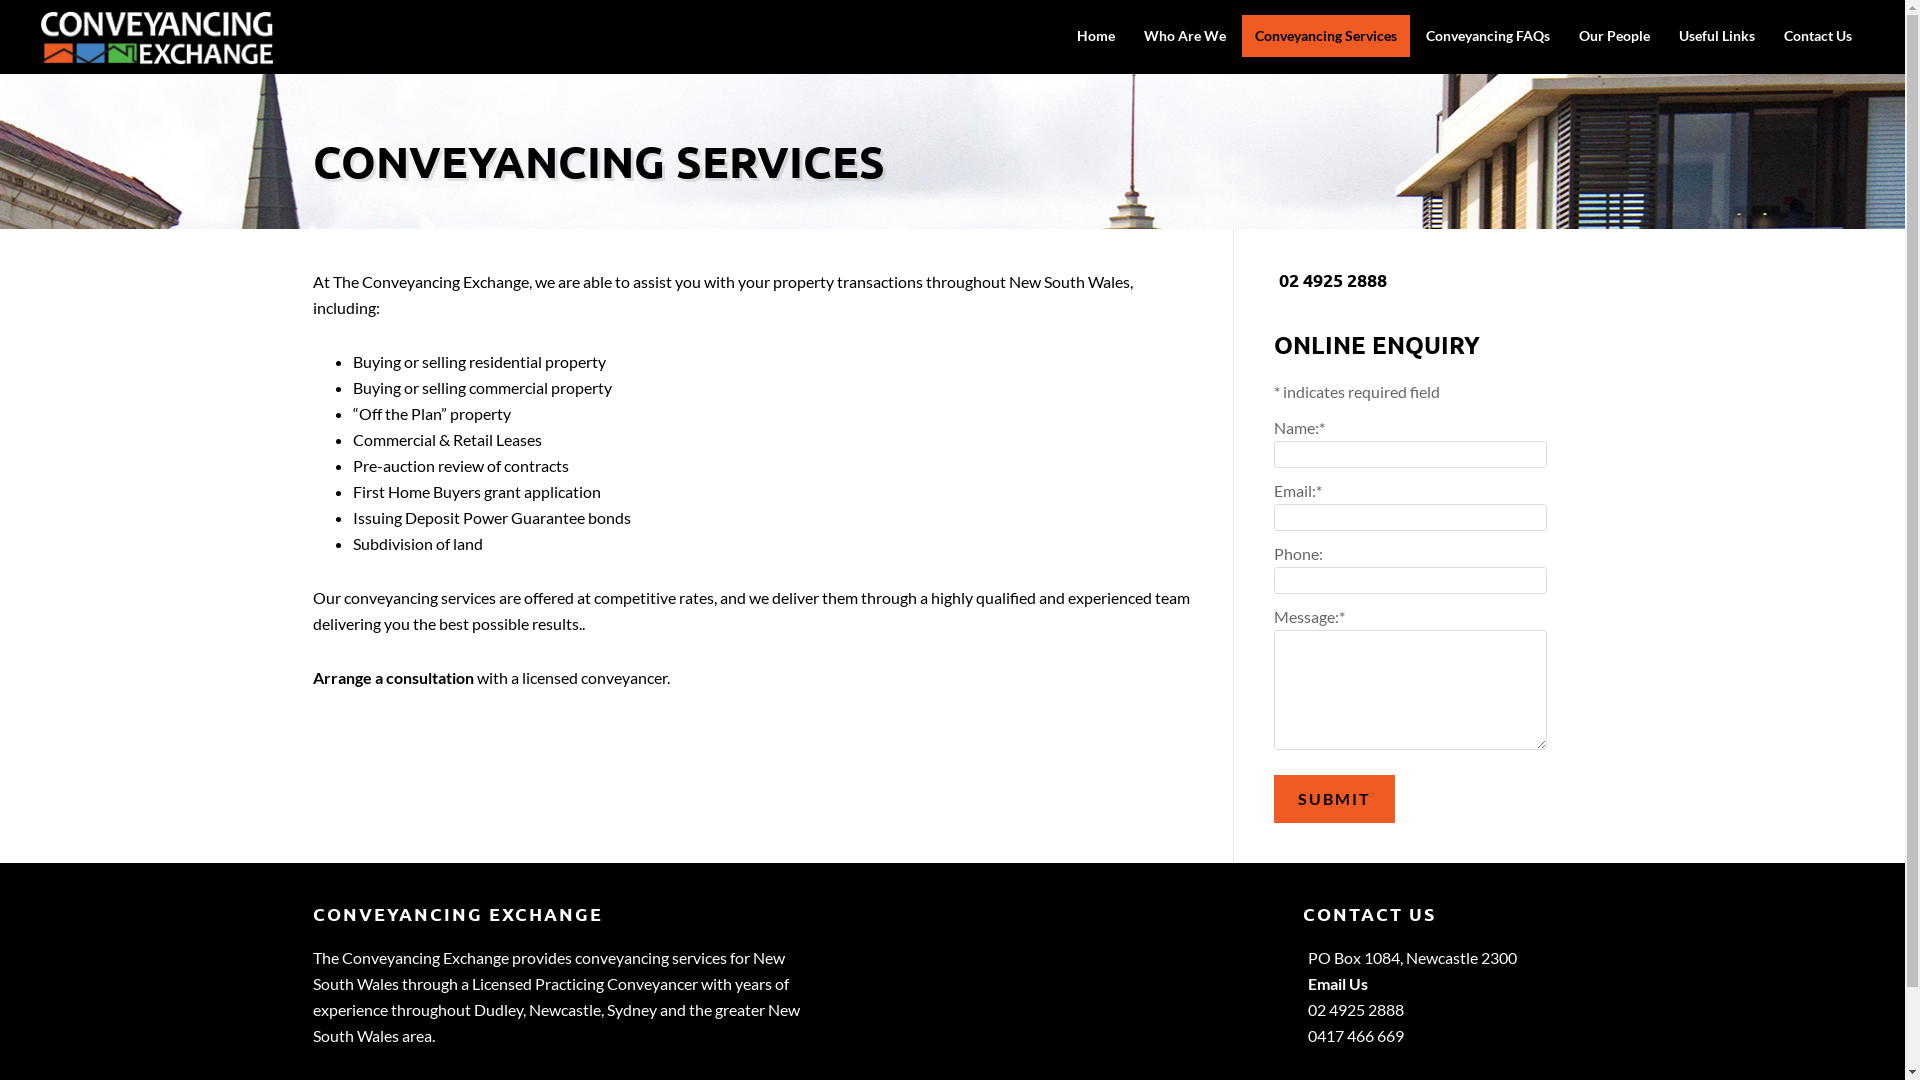 The image size is (1920, 1080). I want to click on 'Conveyancing FAQs', so click(1488, 35).